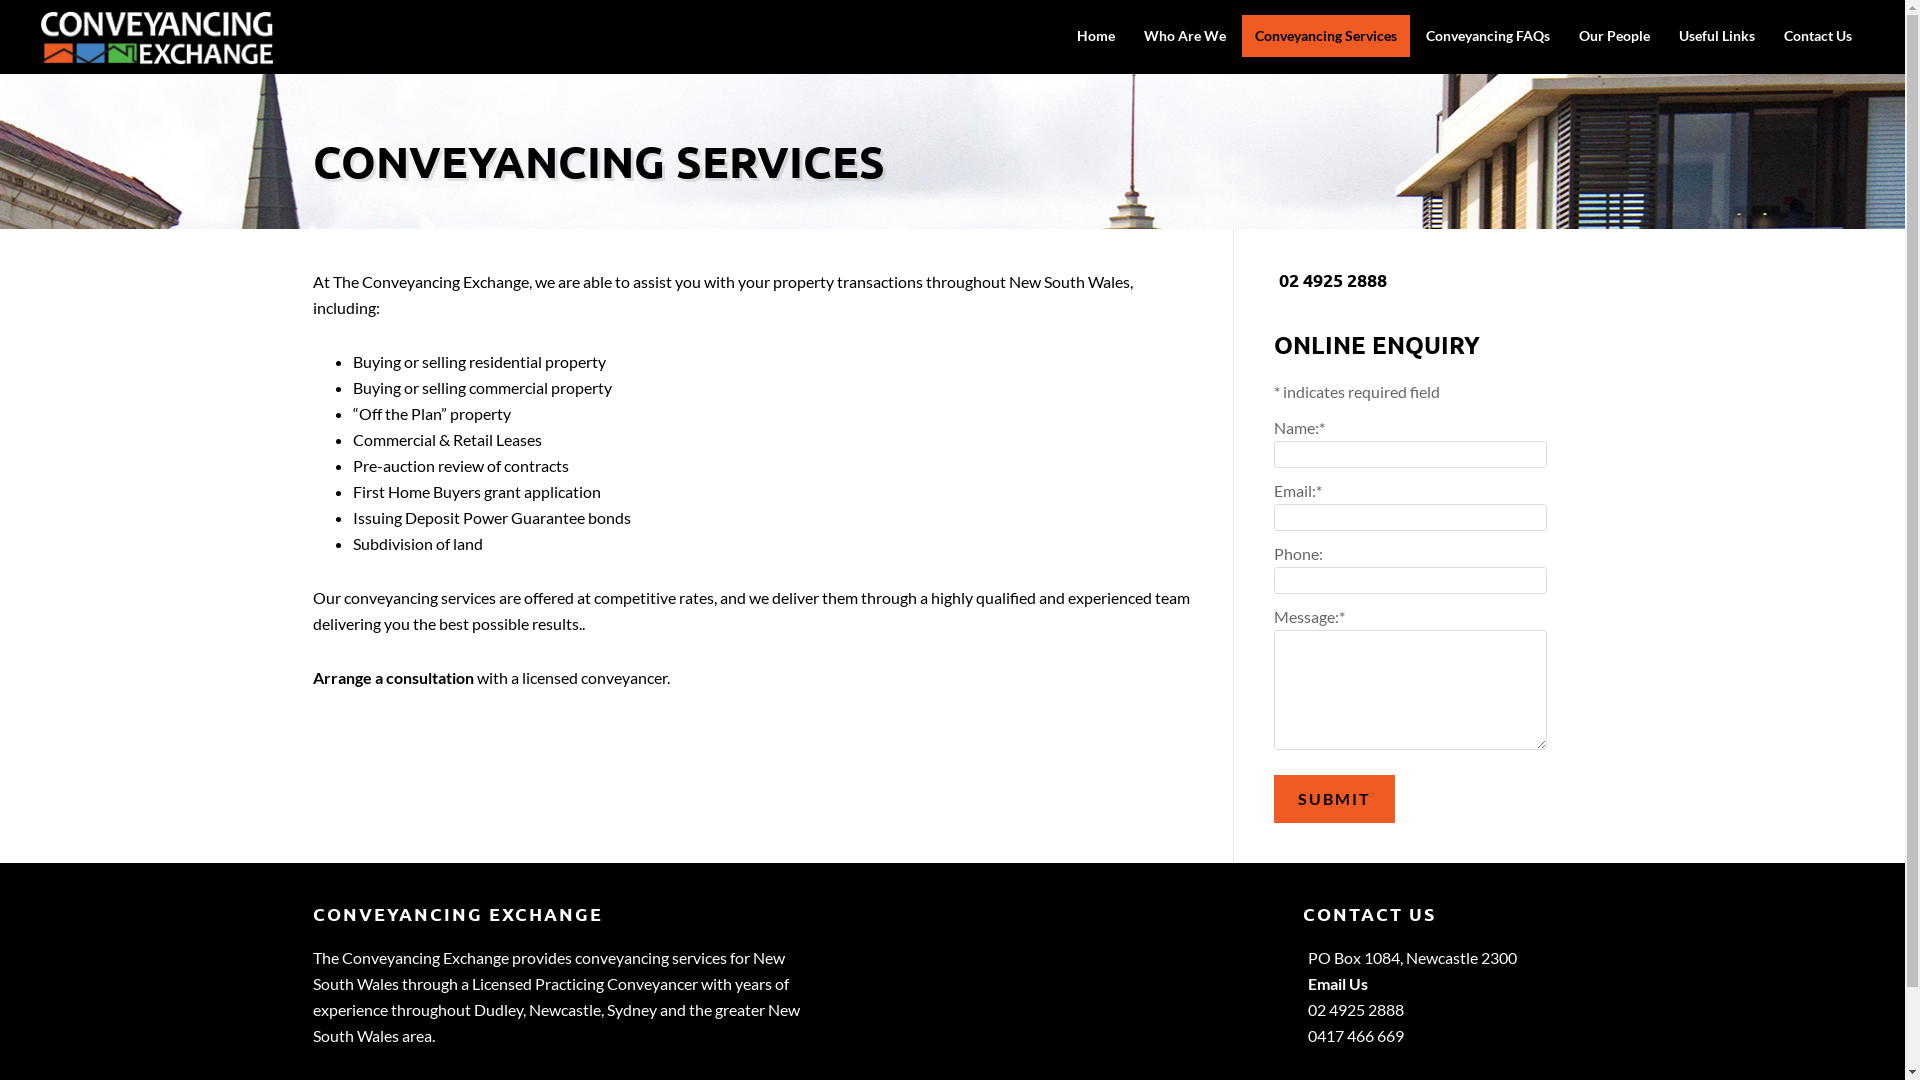 The image size is (1920, 1080). I want to click on 'Conveyancing FAQs', so click(1488, 35).